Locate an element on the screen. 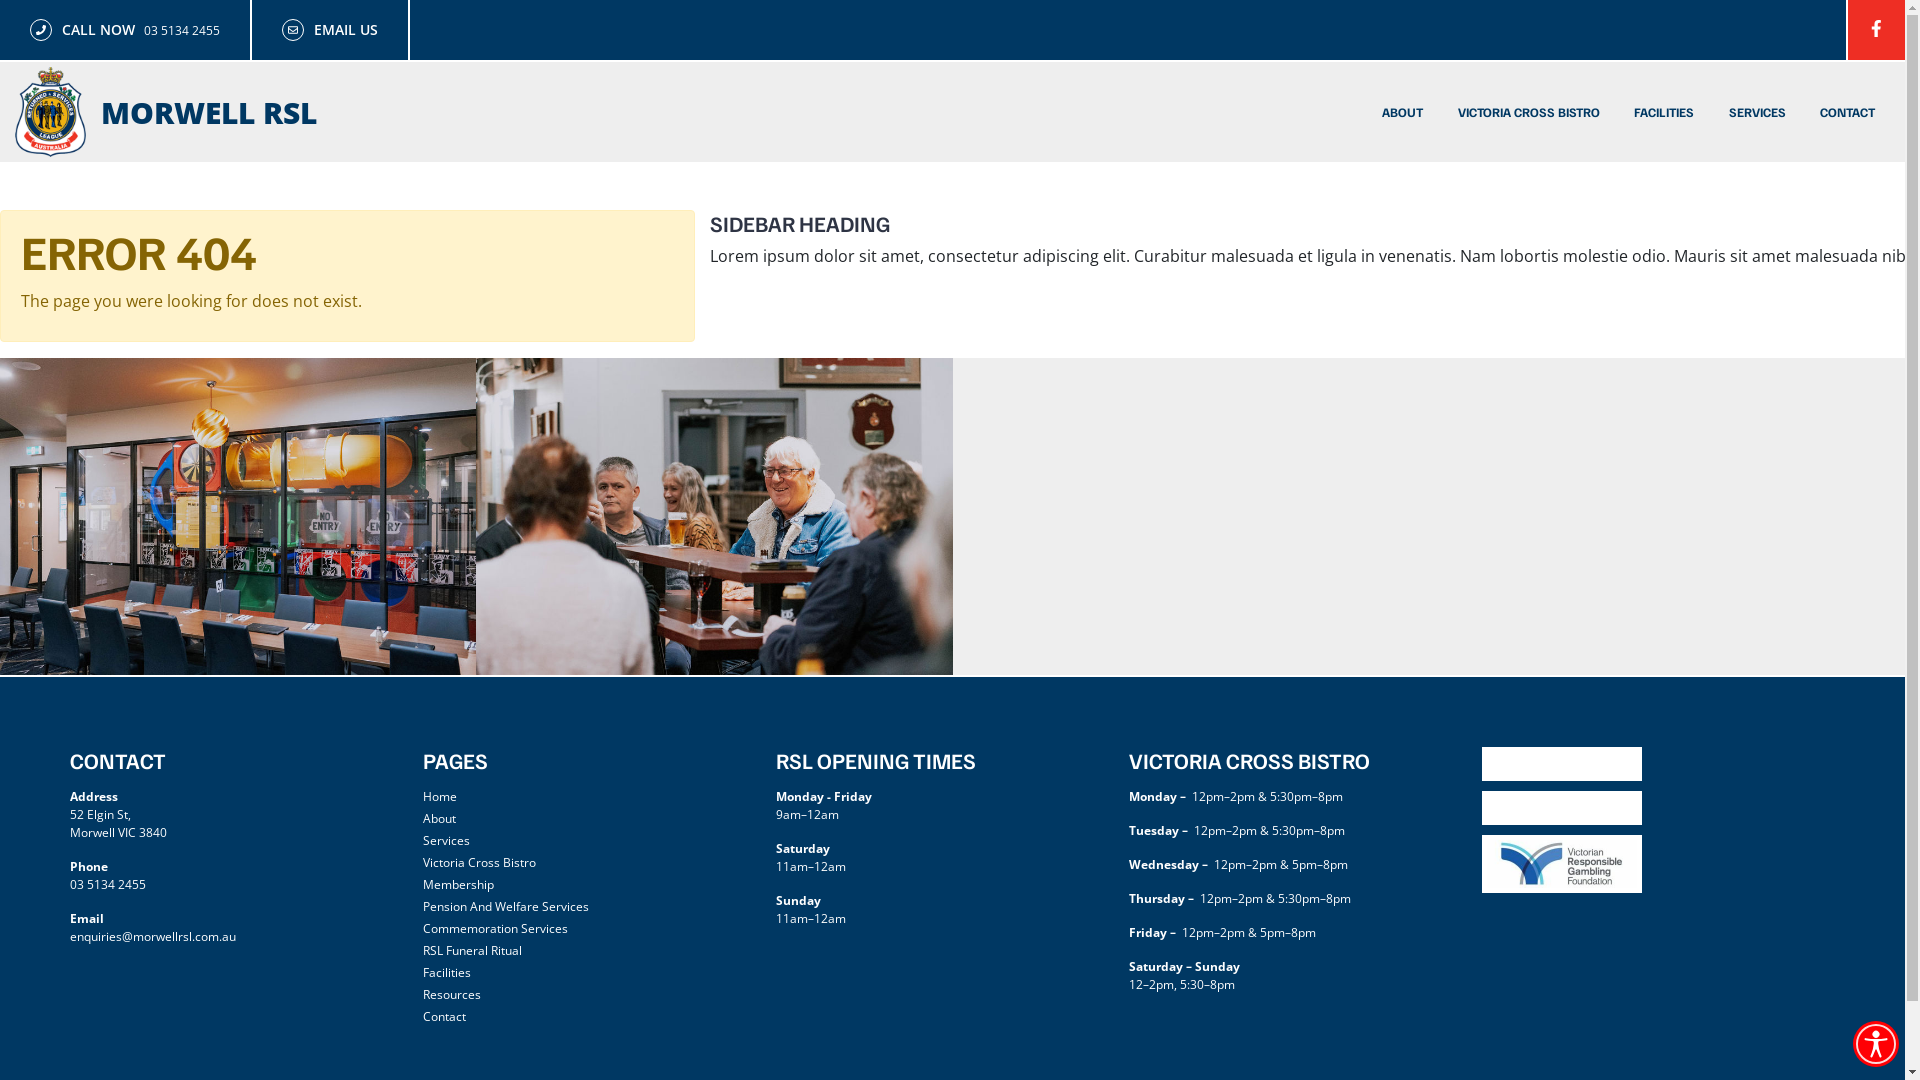  'FACILITIES' is located at coordinates (1664, 111).